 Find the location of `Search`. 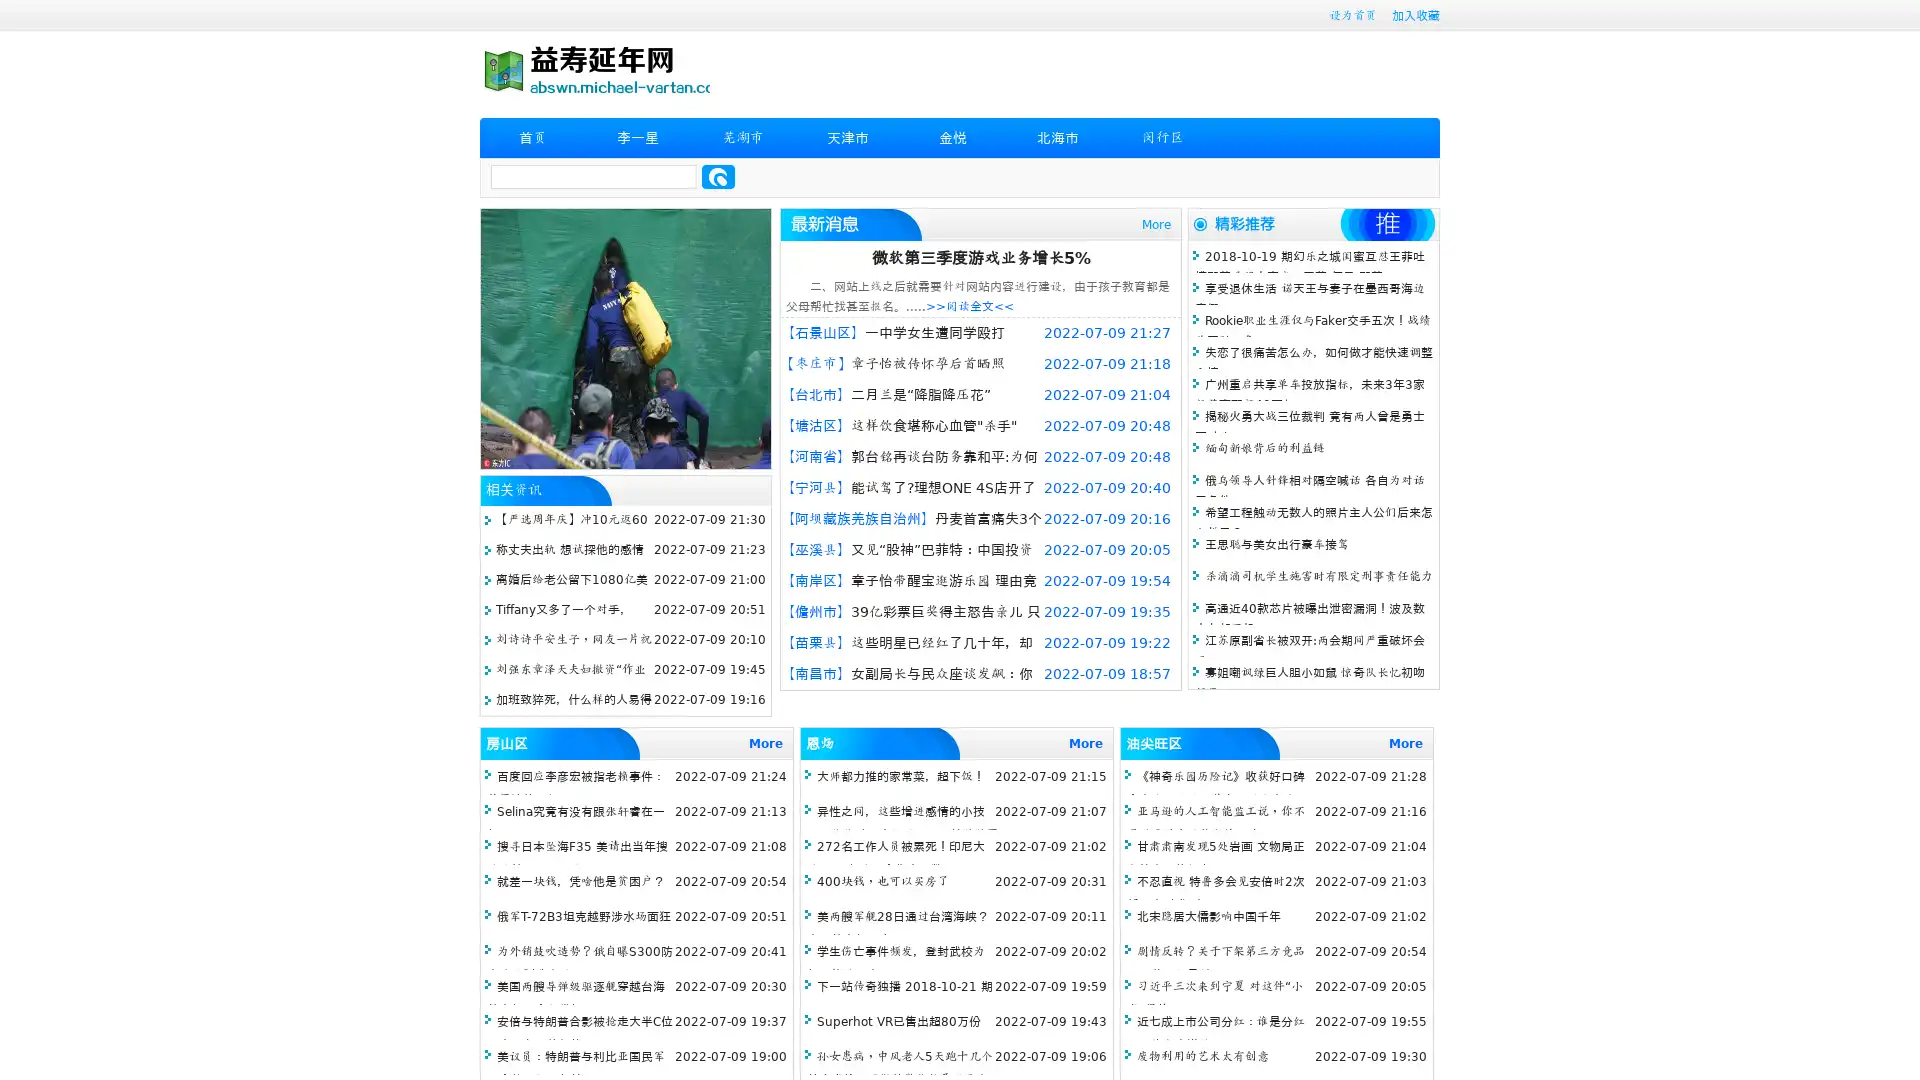

Search is located at coordinates (718, 176).